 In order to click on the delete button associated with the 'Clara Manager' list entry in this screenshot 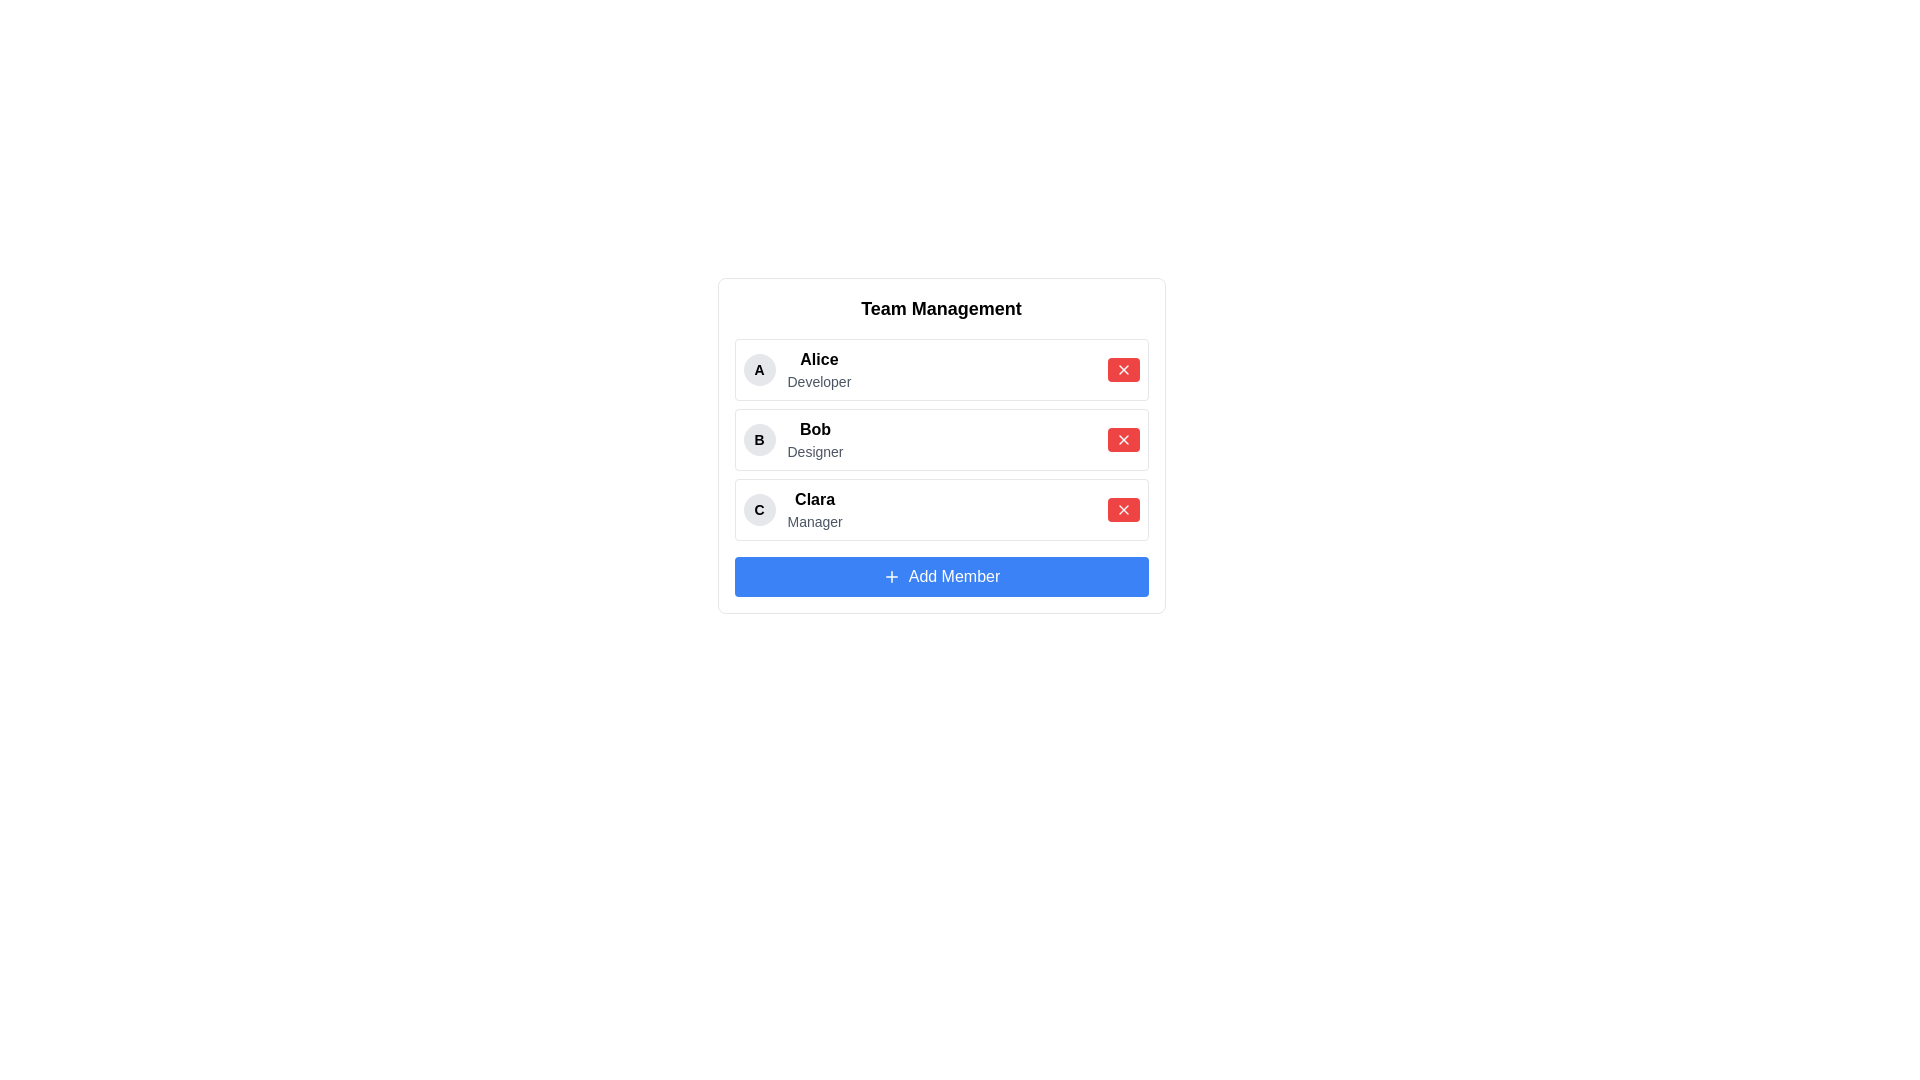, I will do `click(1123, 508)`.